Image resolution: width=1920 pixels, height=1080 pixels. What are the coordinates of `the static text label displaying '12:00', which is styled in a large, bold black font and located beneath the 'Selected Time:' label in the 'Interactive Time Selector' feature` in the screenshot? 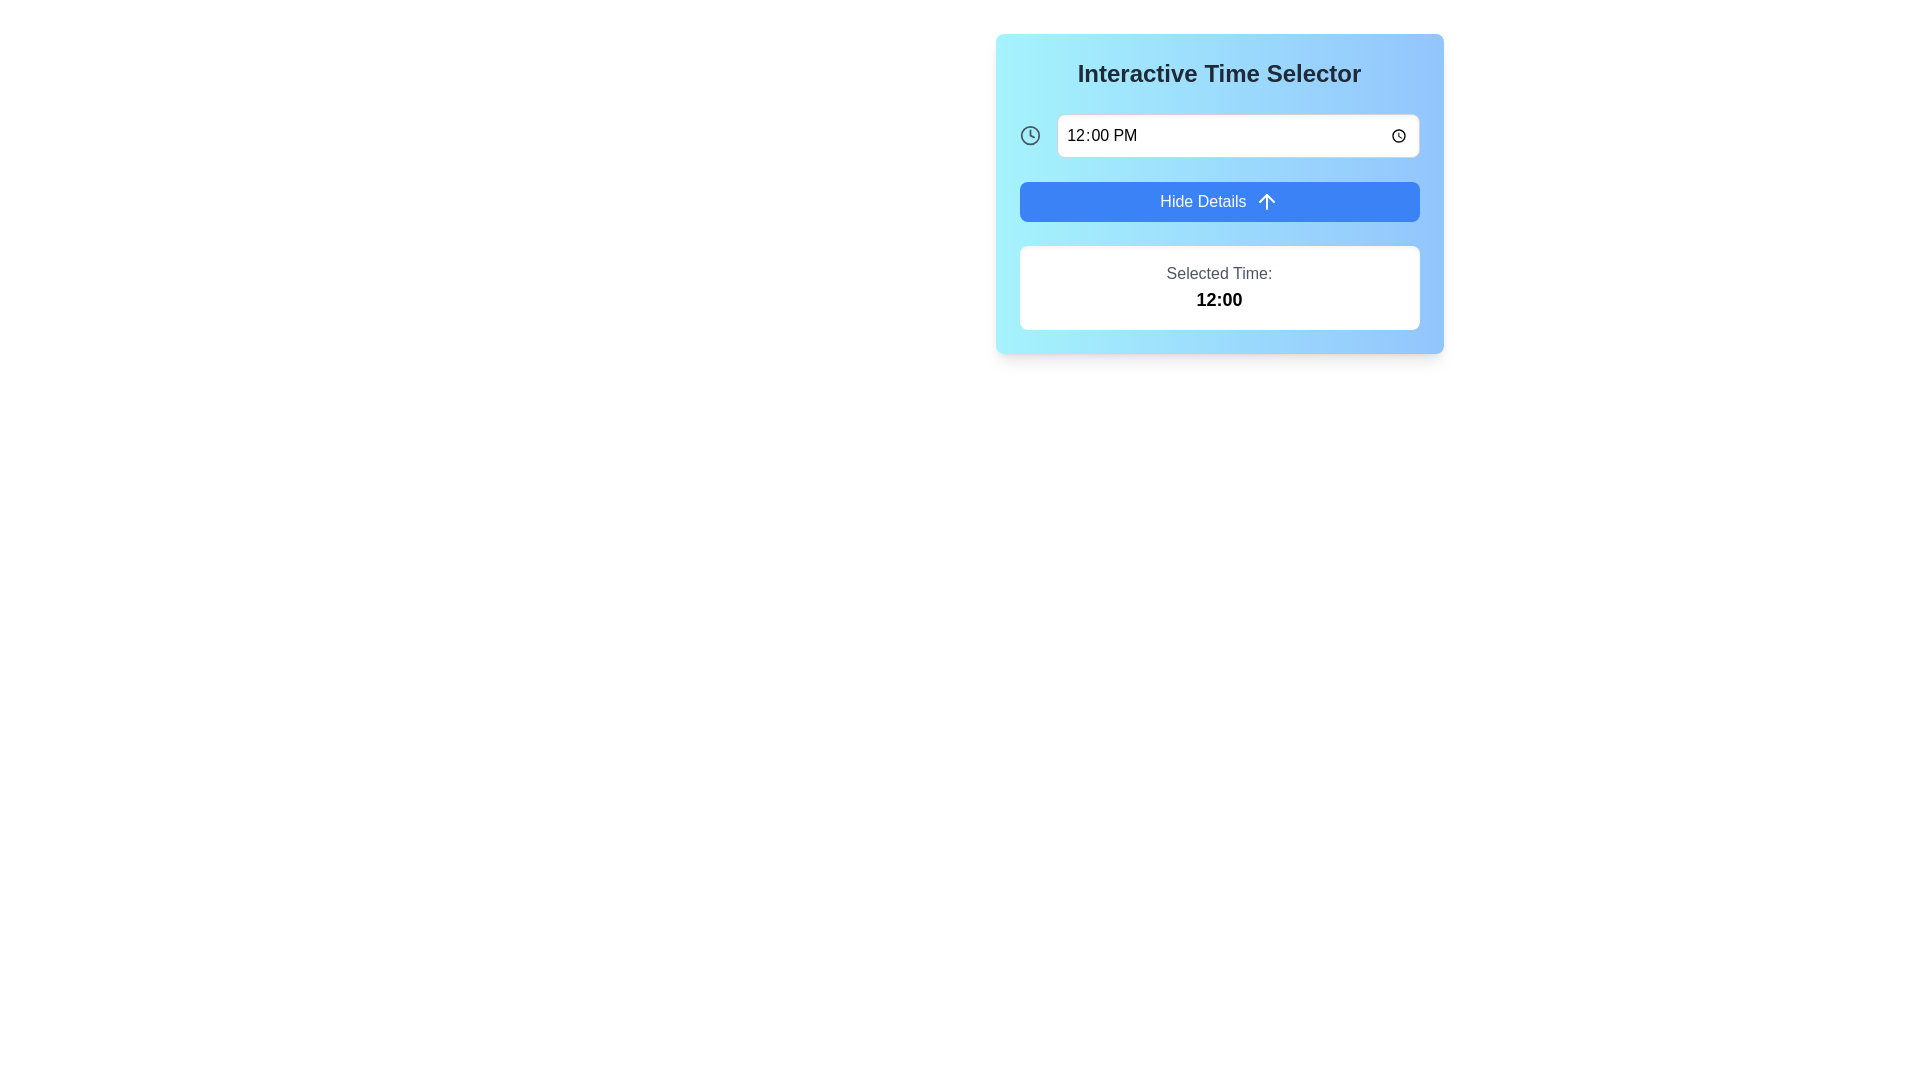 It's located at (1218, 300).